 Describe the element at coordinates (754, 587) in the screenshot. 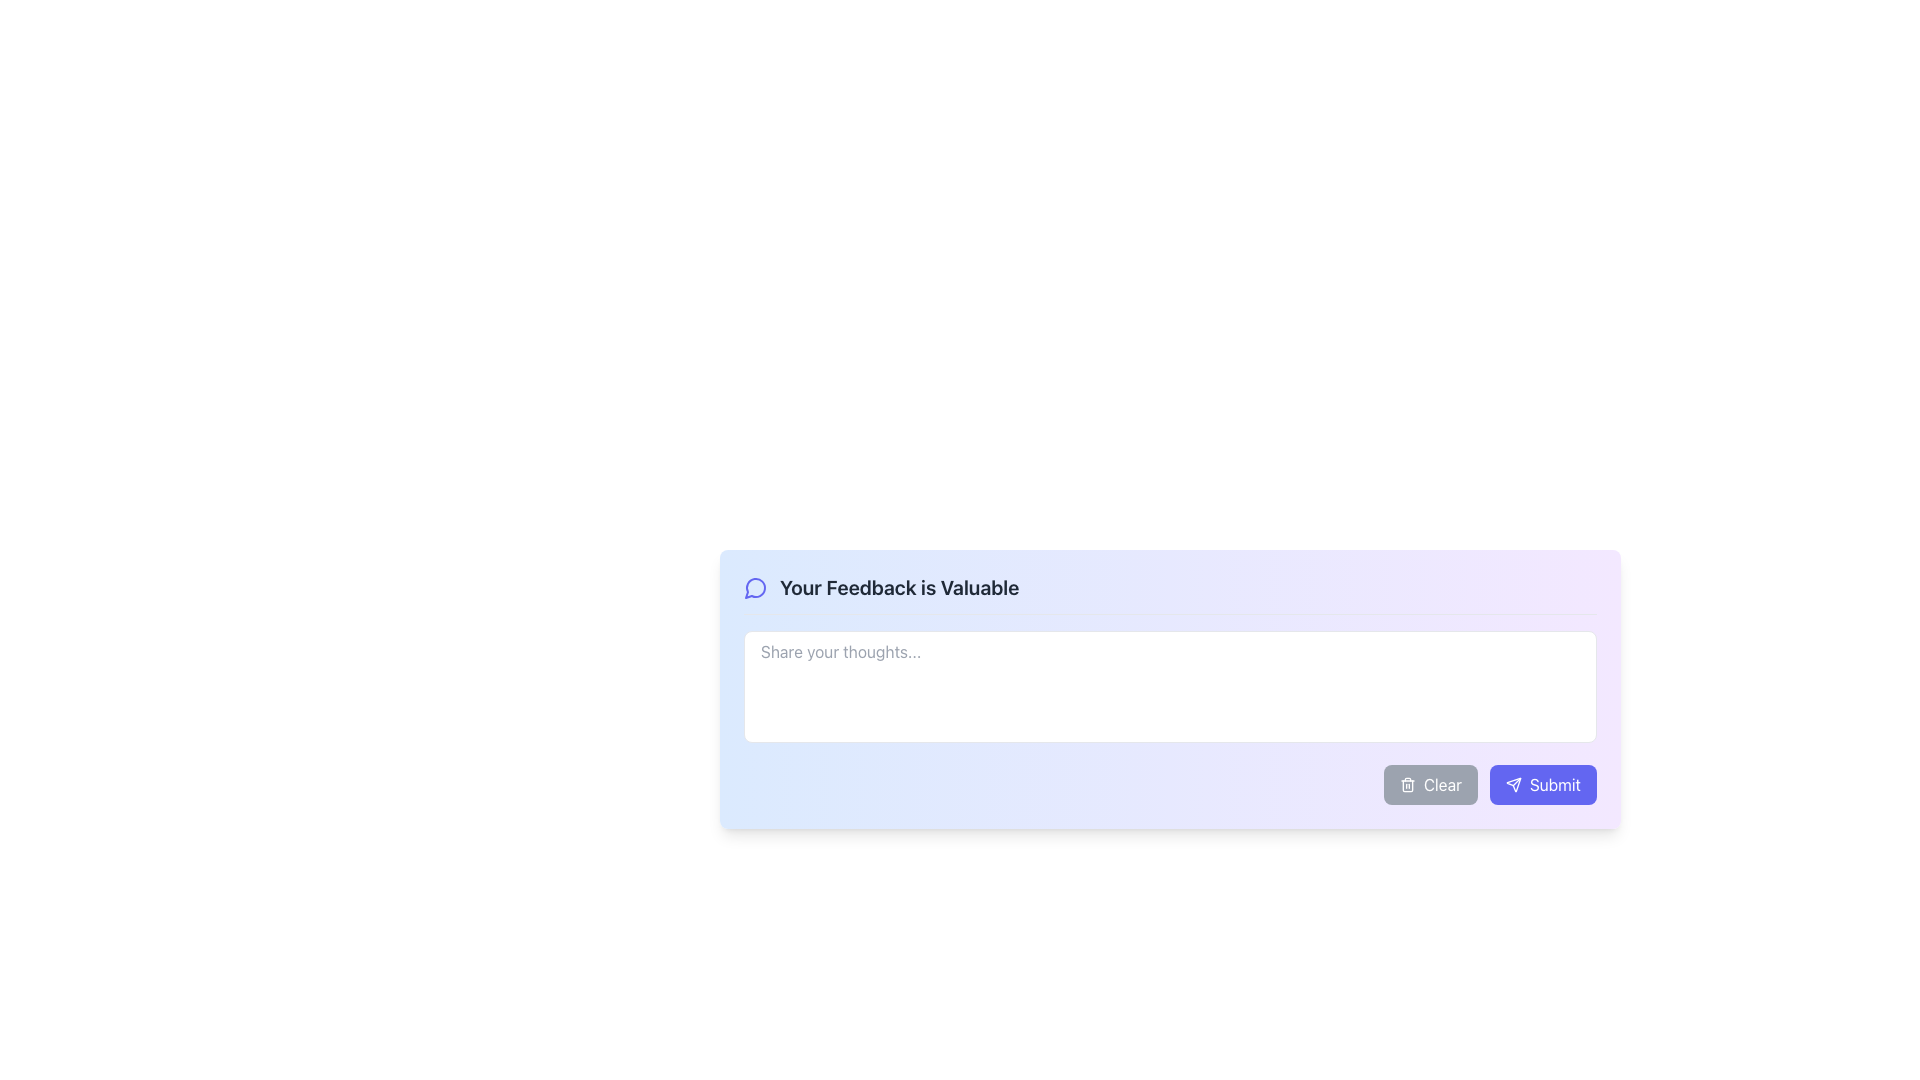

I see `the text bubble icon that is part of a larger icon set, located in the top-left corner of the modal, before the text input field` at that location.